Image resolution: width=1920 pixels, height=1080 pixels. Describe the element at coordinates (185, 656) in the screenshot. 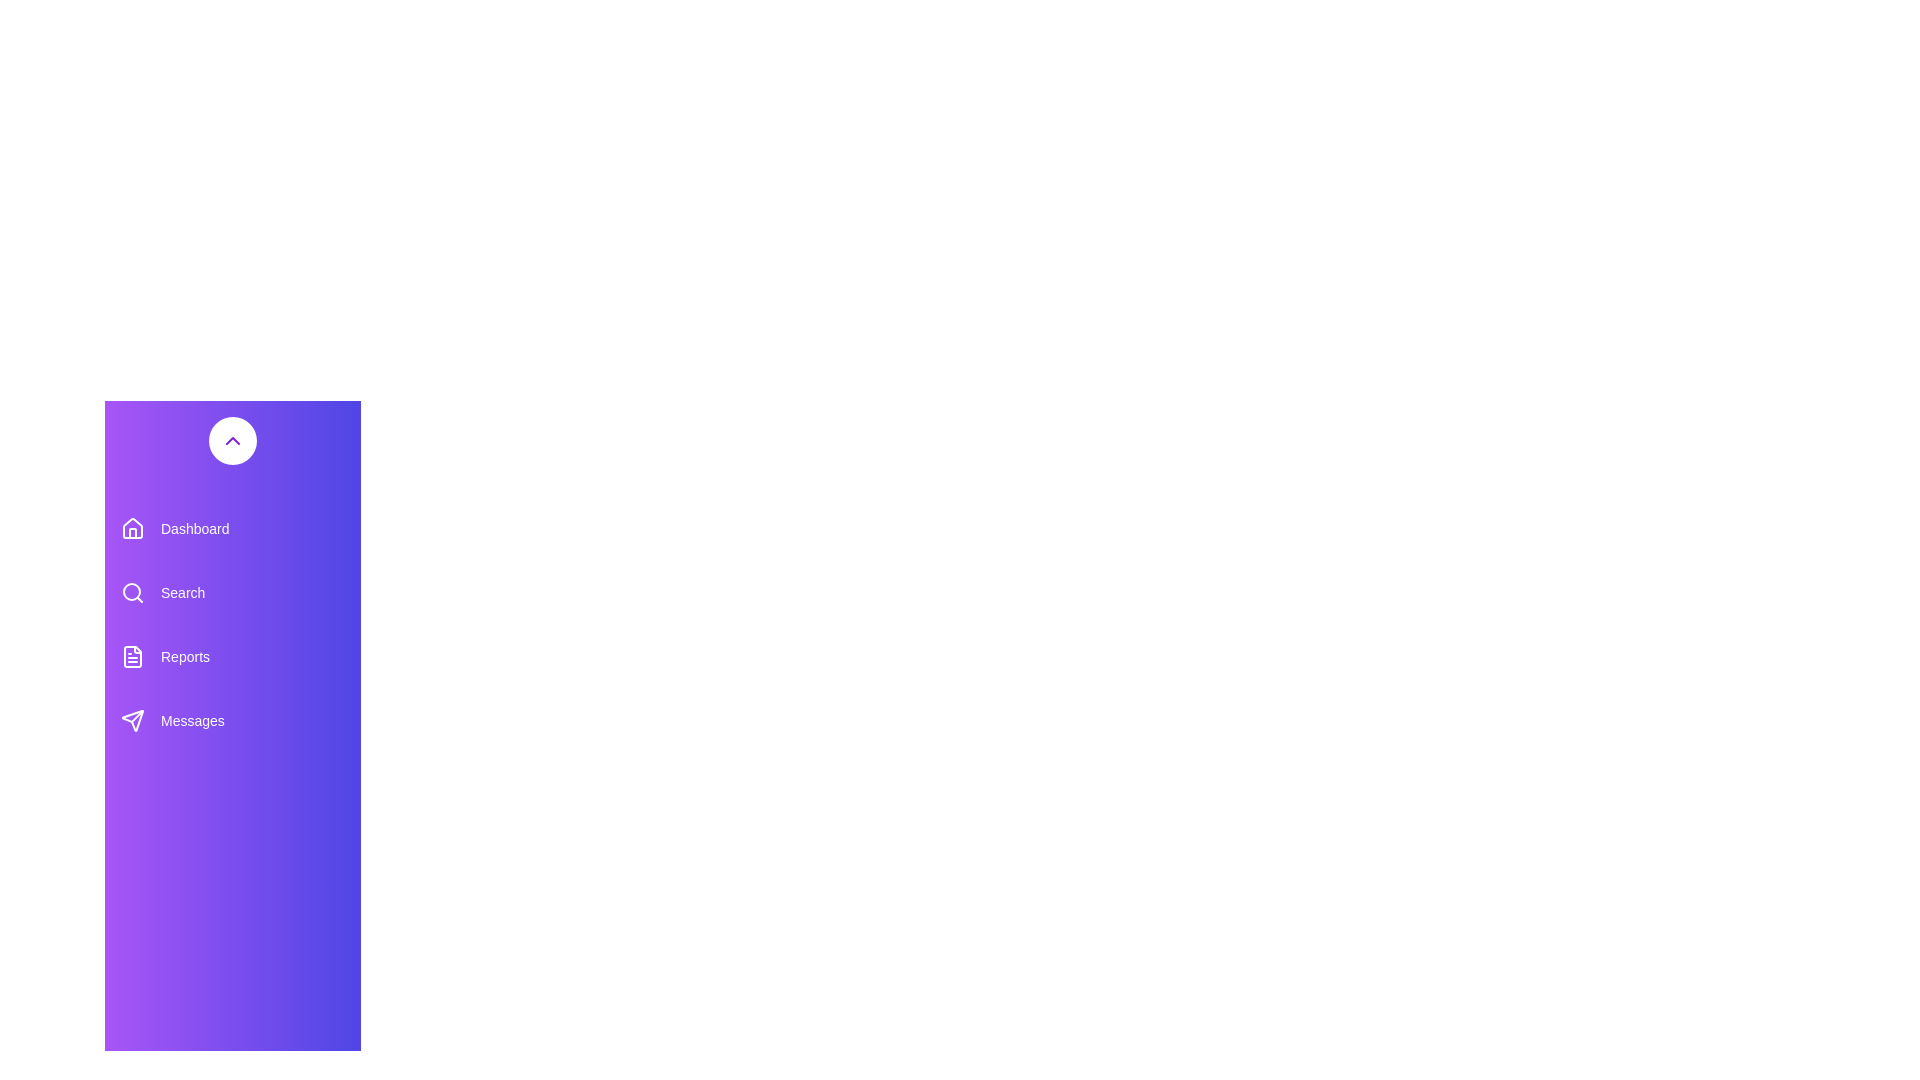

I see `the text label displaying 'Reports' in the left sidebar navigation menu, which is styled in white on a purple background` at that location.